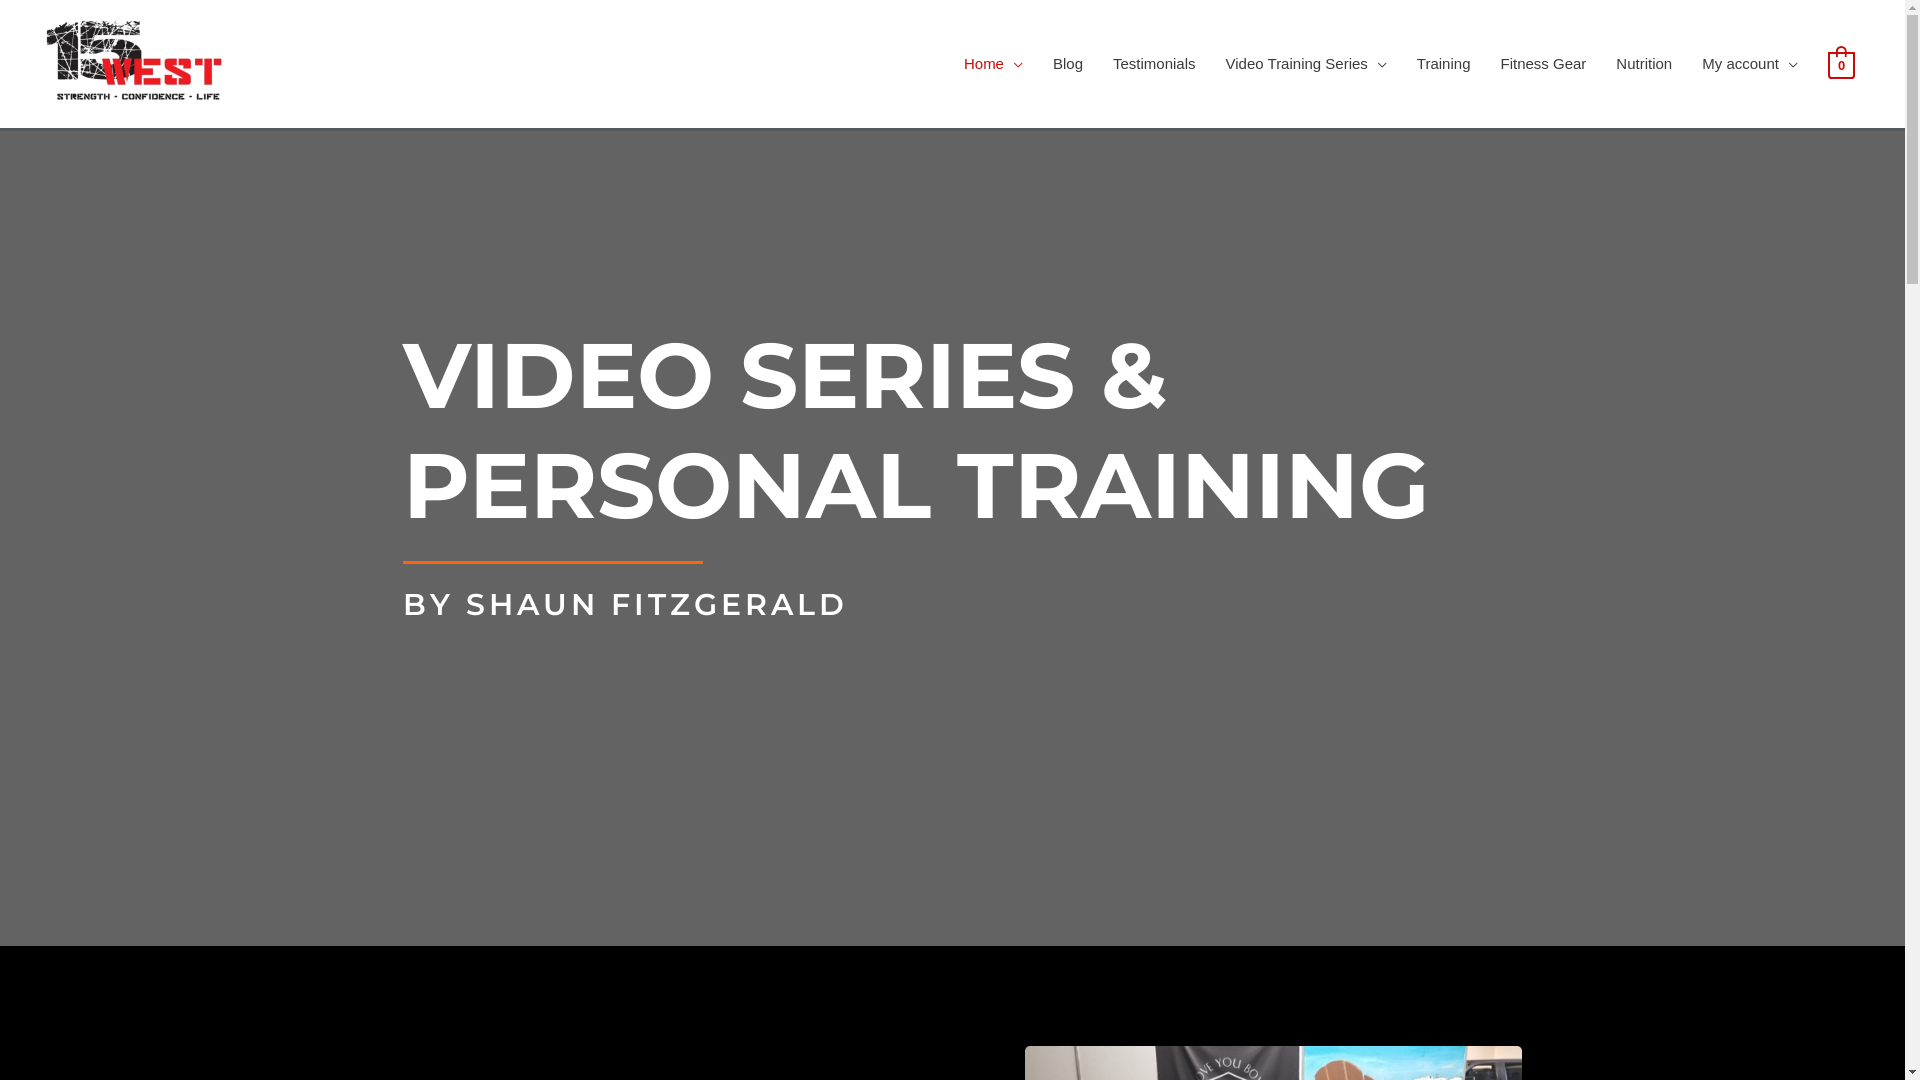 Image resolution: width=1920 pixels, height=1080 pixels. I want to click on 'My account', so click(1749, 63).